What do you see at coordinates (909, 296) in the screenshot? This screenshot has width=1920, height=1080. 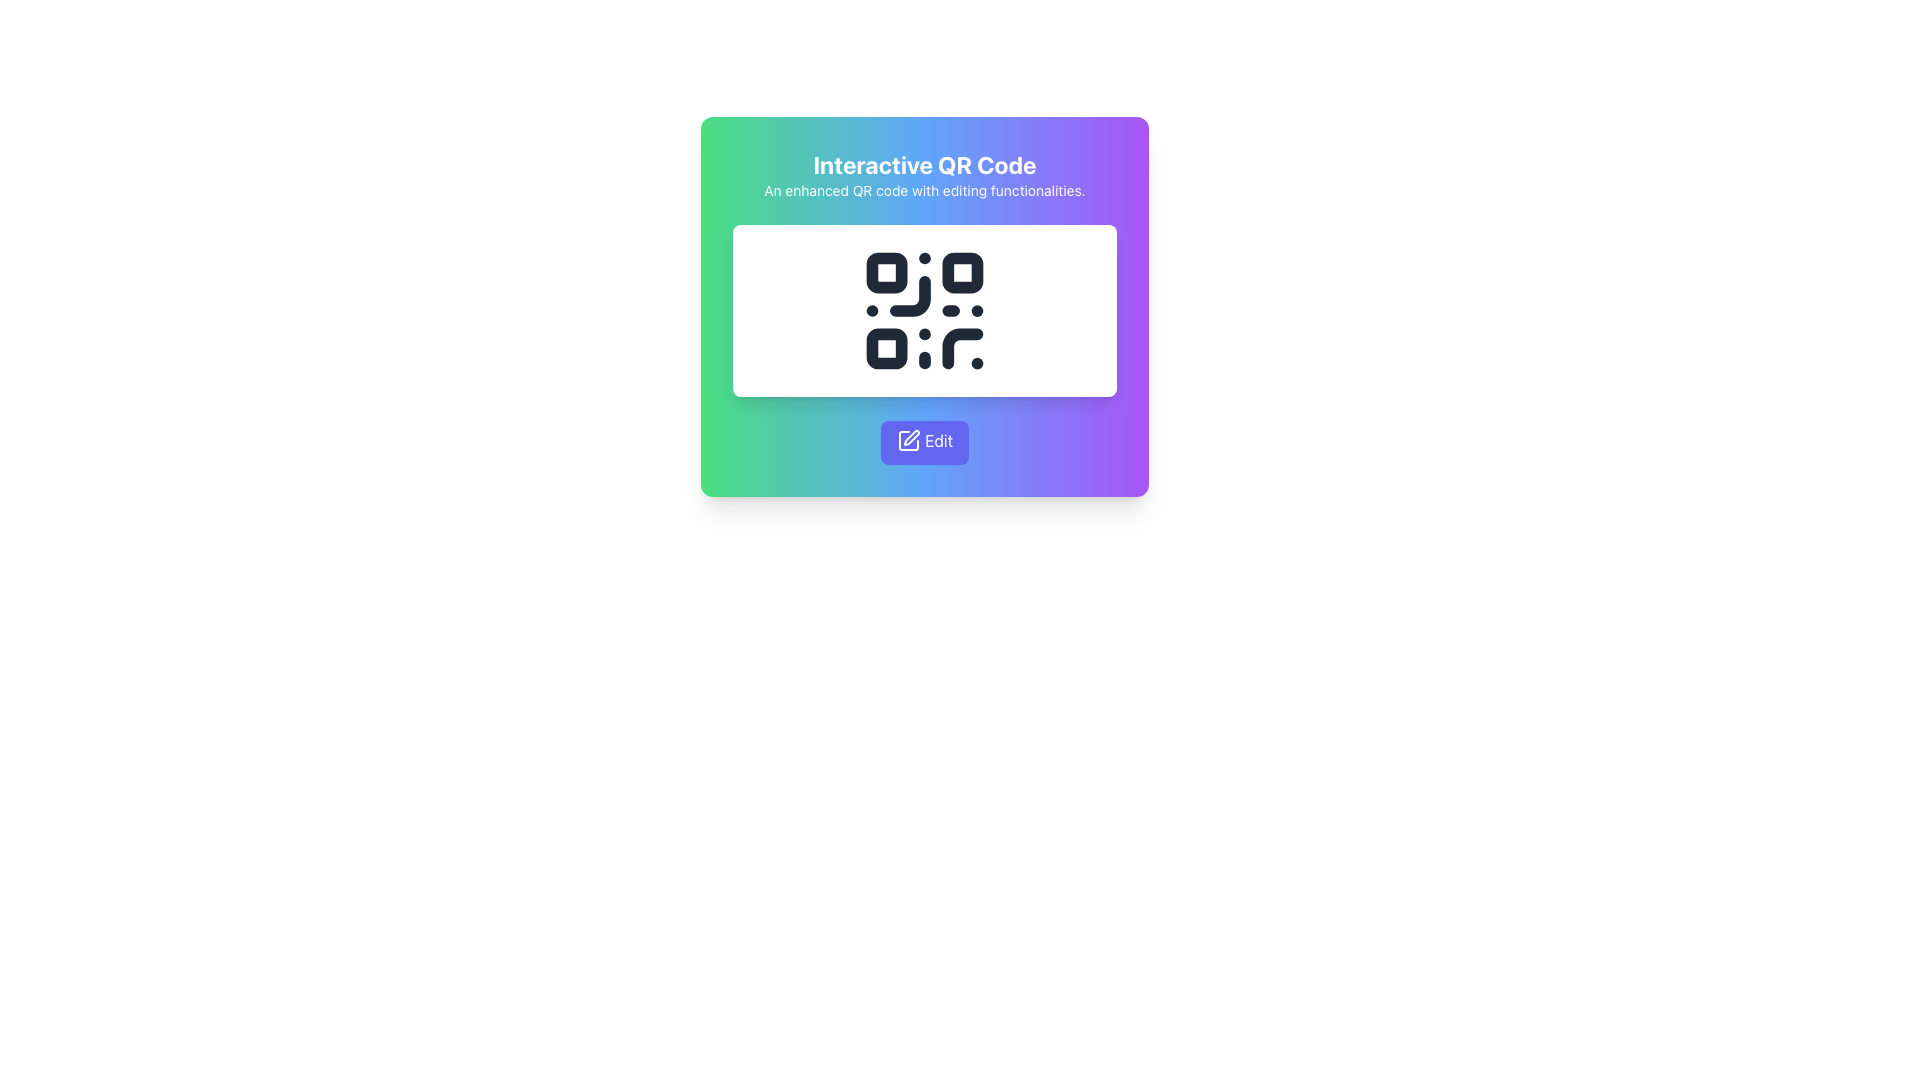 I see `the decorative graphic element within the SVG graphic of the QR code, located slightly to the top-right of the center of the QR code on a gradient-colored card` at bounding box center [909, 296].